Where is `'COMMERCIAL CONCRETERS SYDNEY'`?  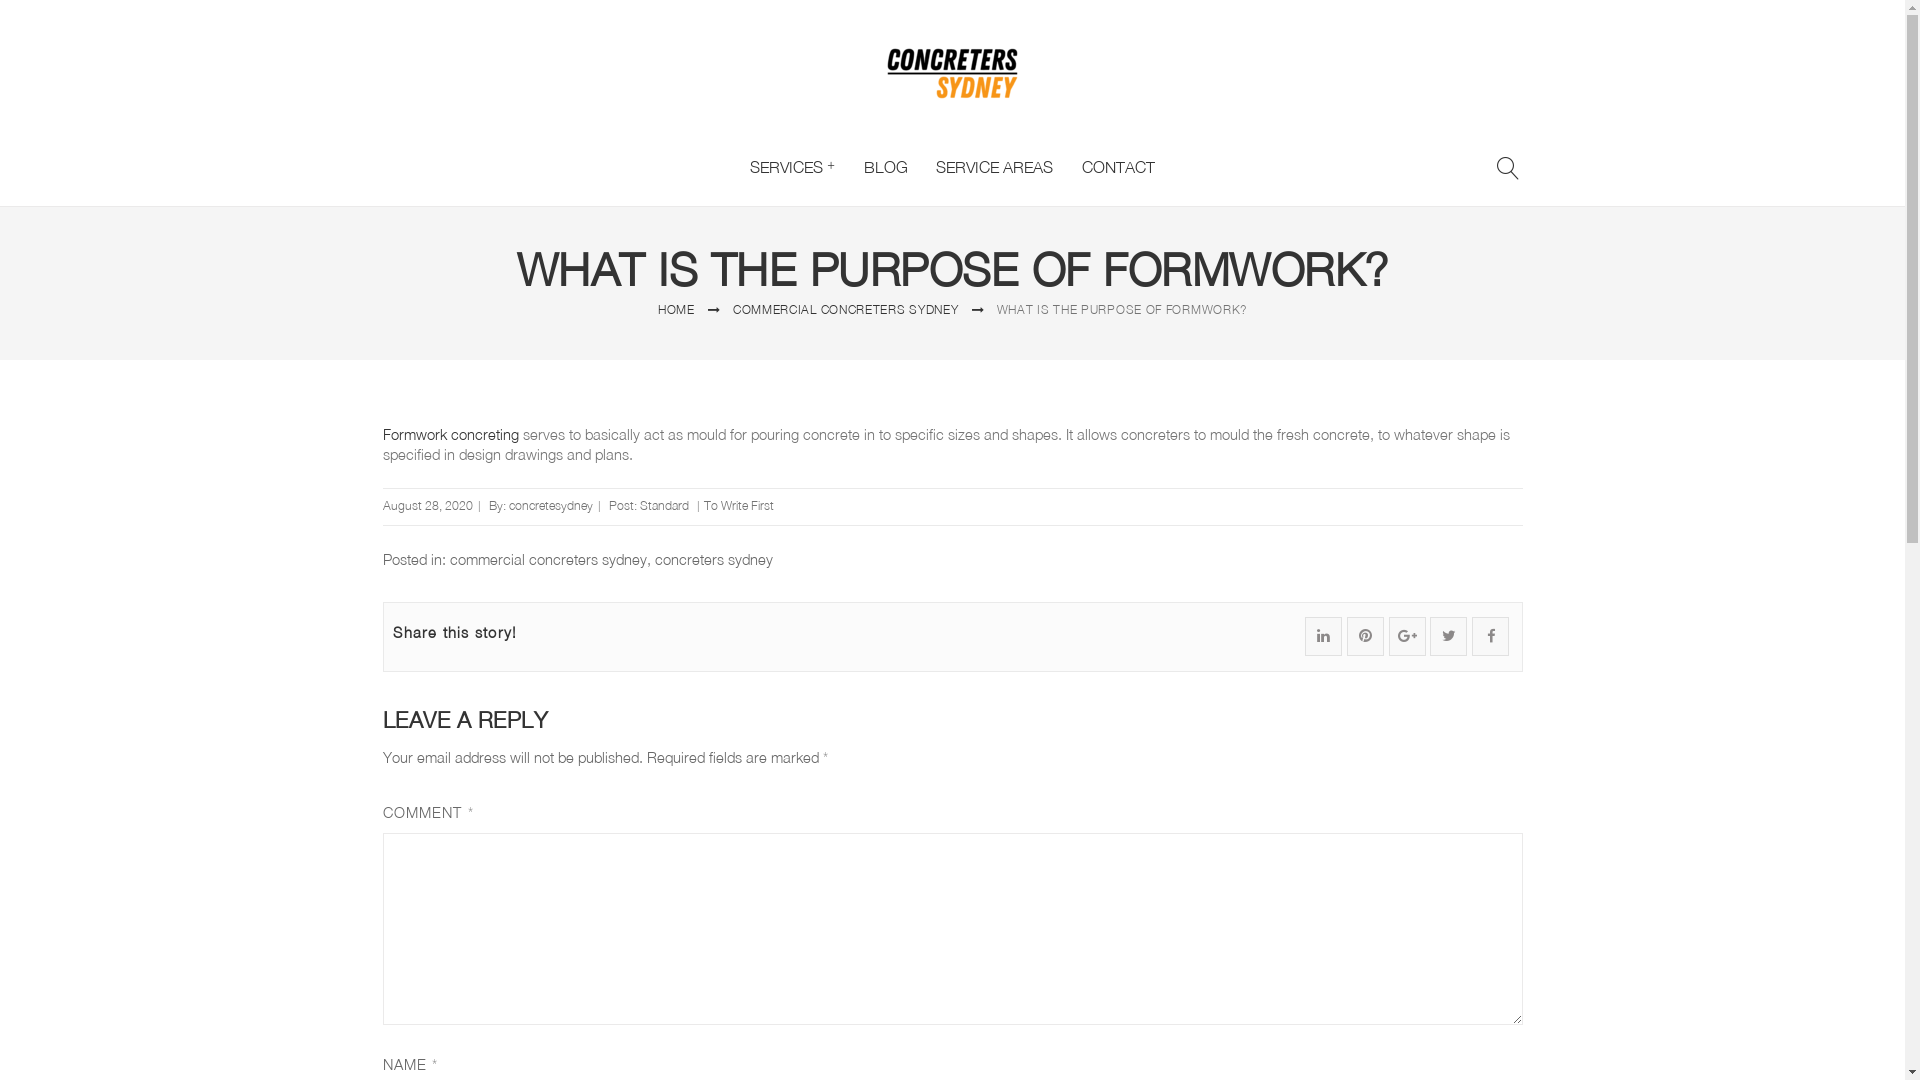
'COMMERCIAL CONCRETERS SYDNEY' is located at coordinates (845, 309).